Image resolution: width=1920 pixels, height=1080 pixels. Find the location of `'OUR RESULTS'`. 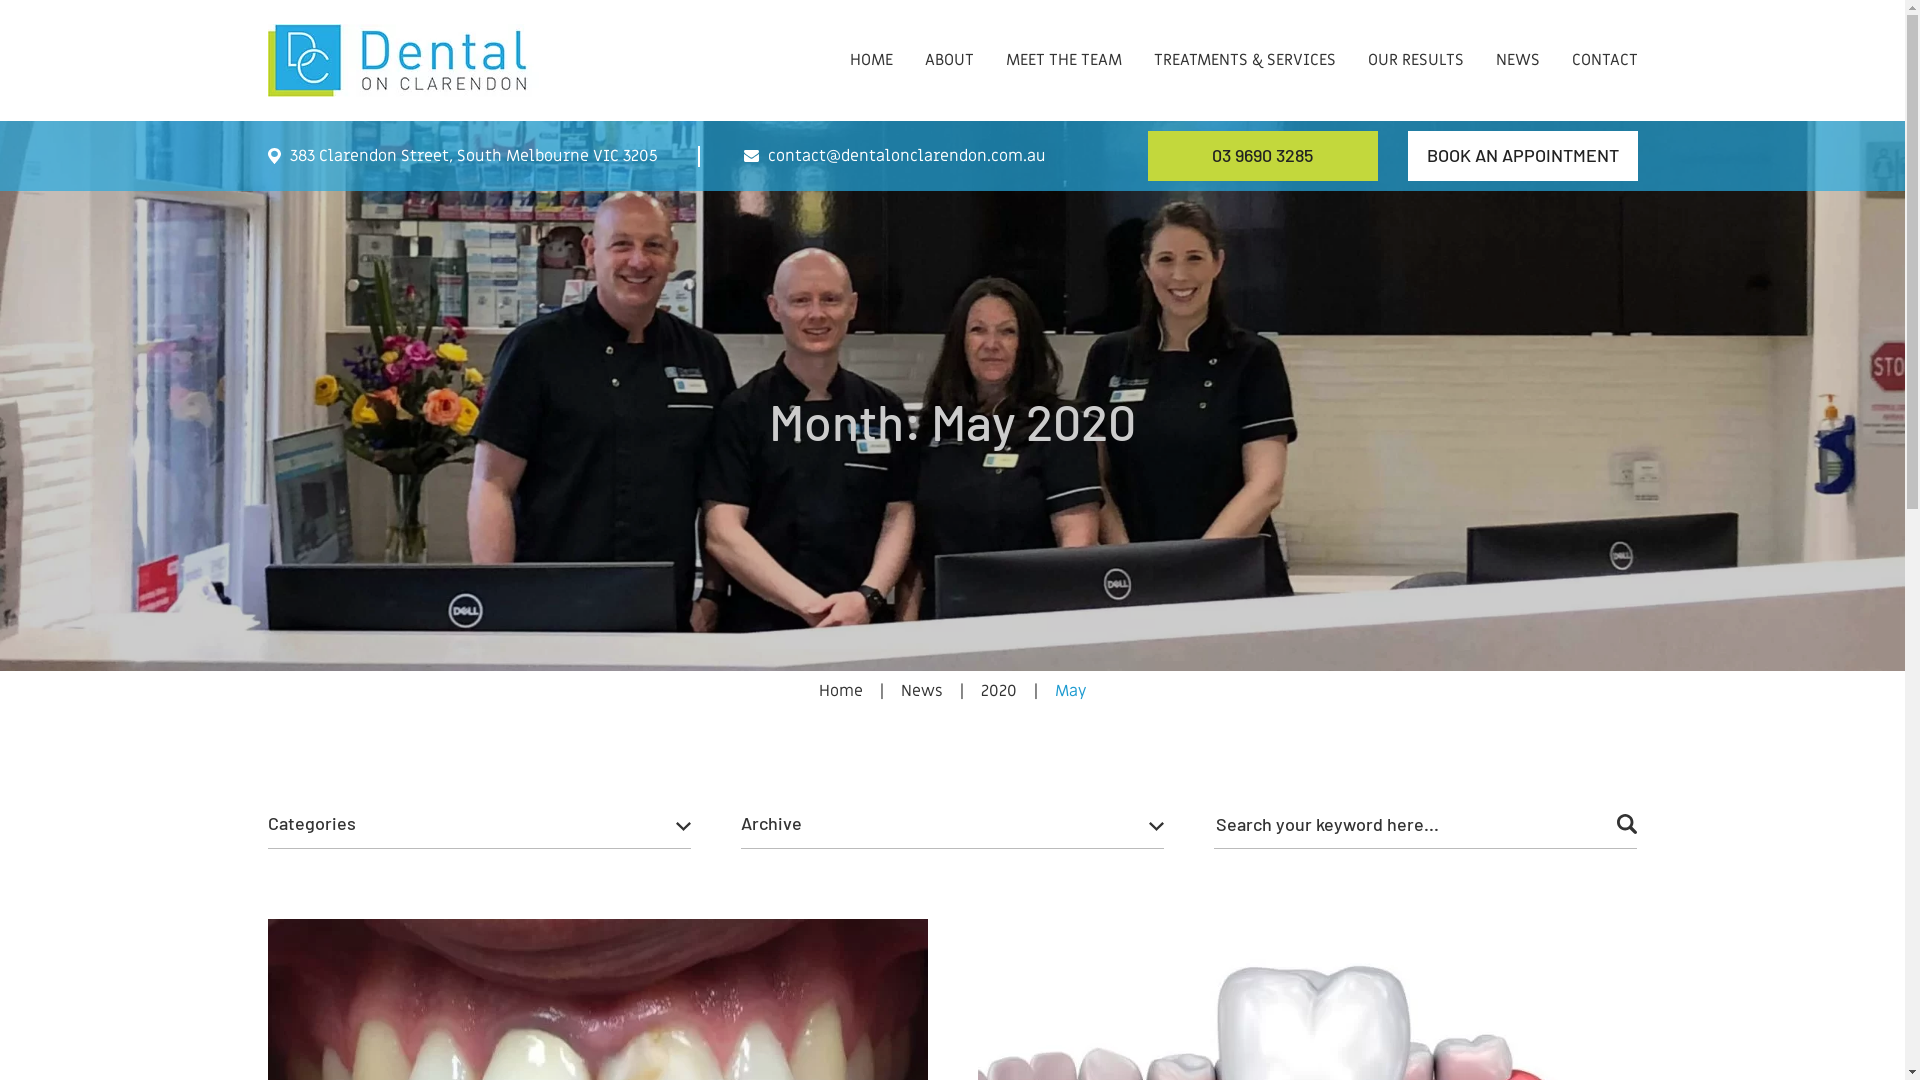

'OUR RESULTS' is located at coordinates (1415, 40).